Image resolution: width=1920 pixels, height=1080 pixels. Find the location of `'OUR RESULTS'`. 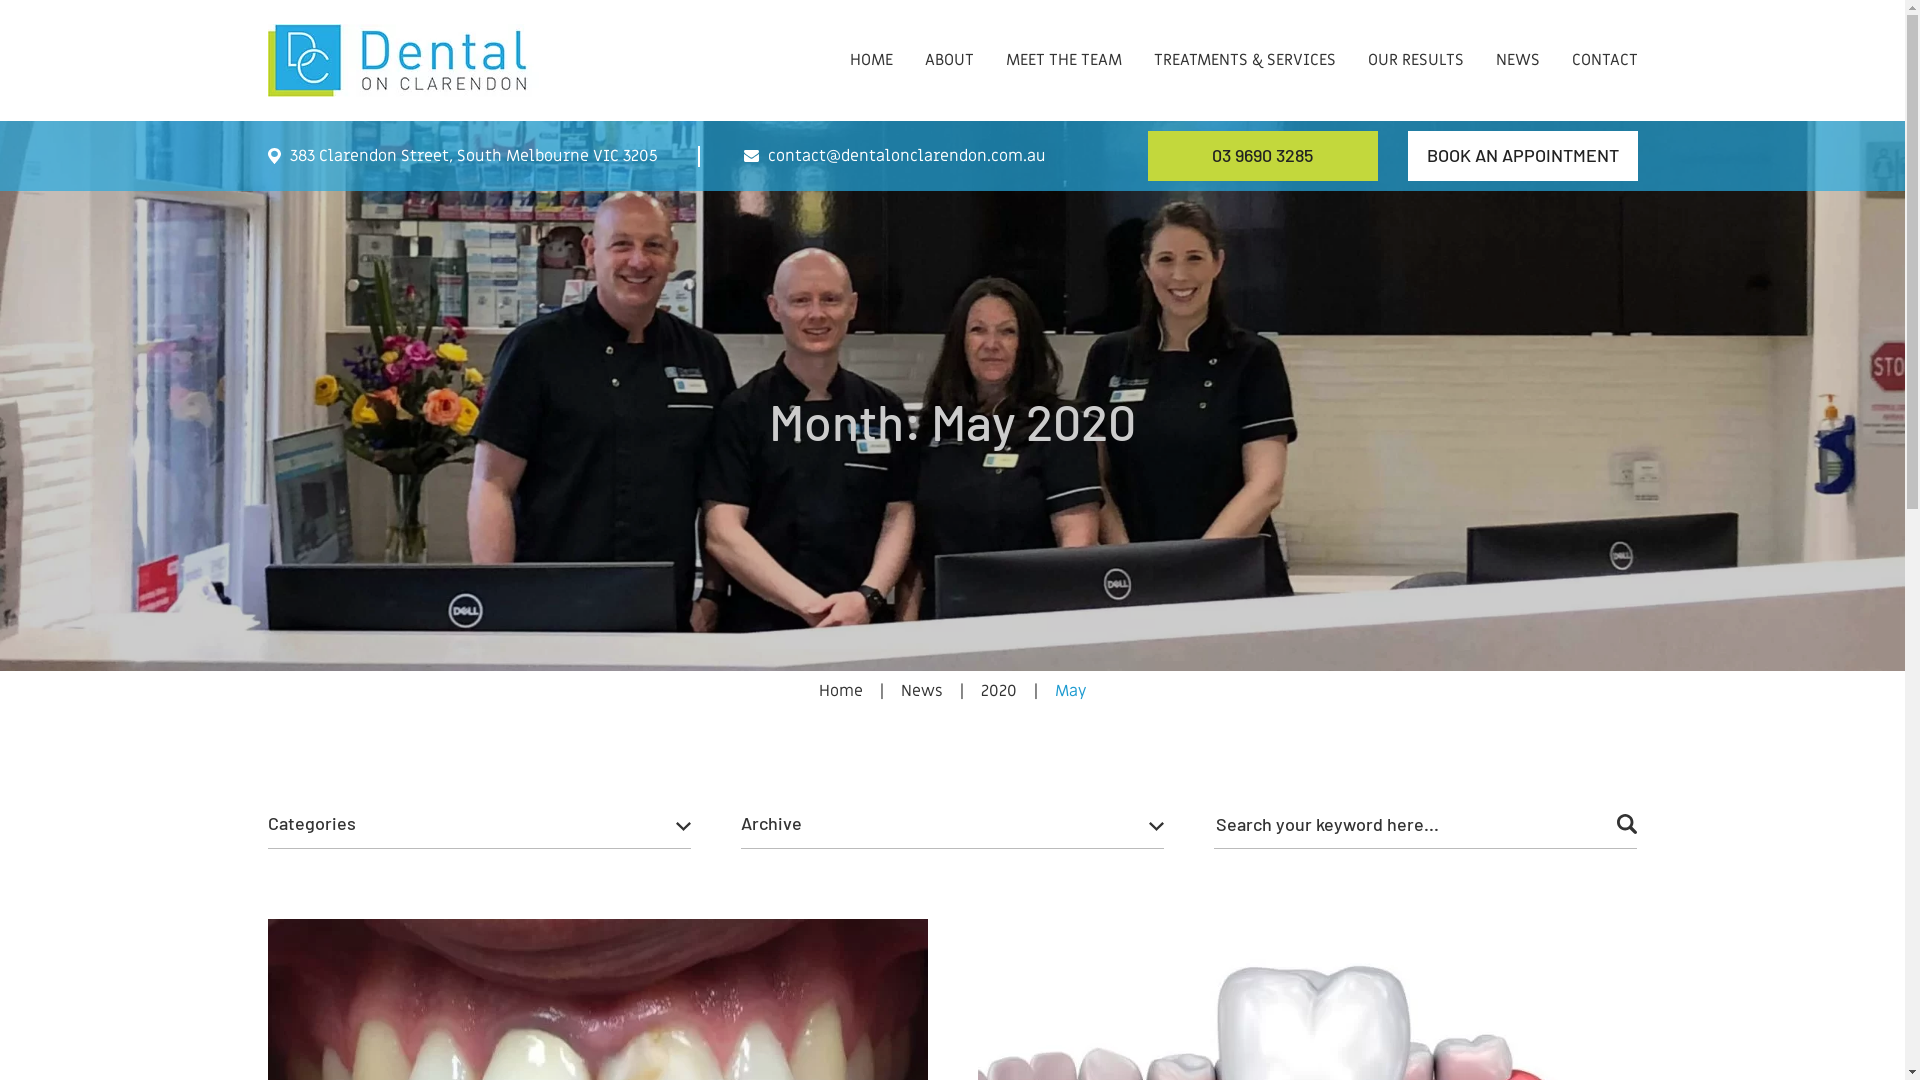

'OUR RESULTS' is located at coordinates (1415, 40).